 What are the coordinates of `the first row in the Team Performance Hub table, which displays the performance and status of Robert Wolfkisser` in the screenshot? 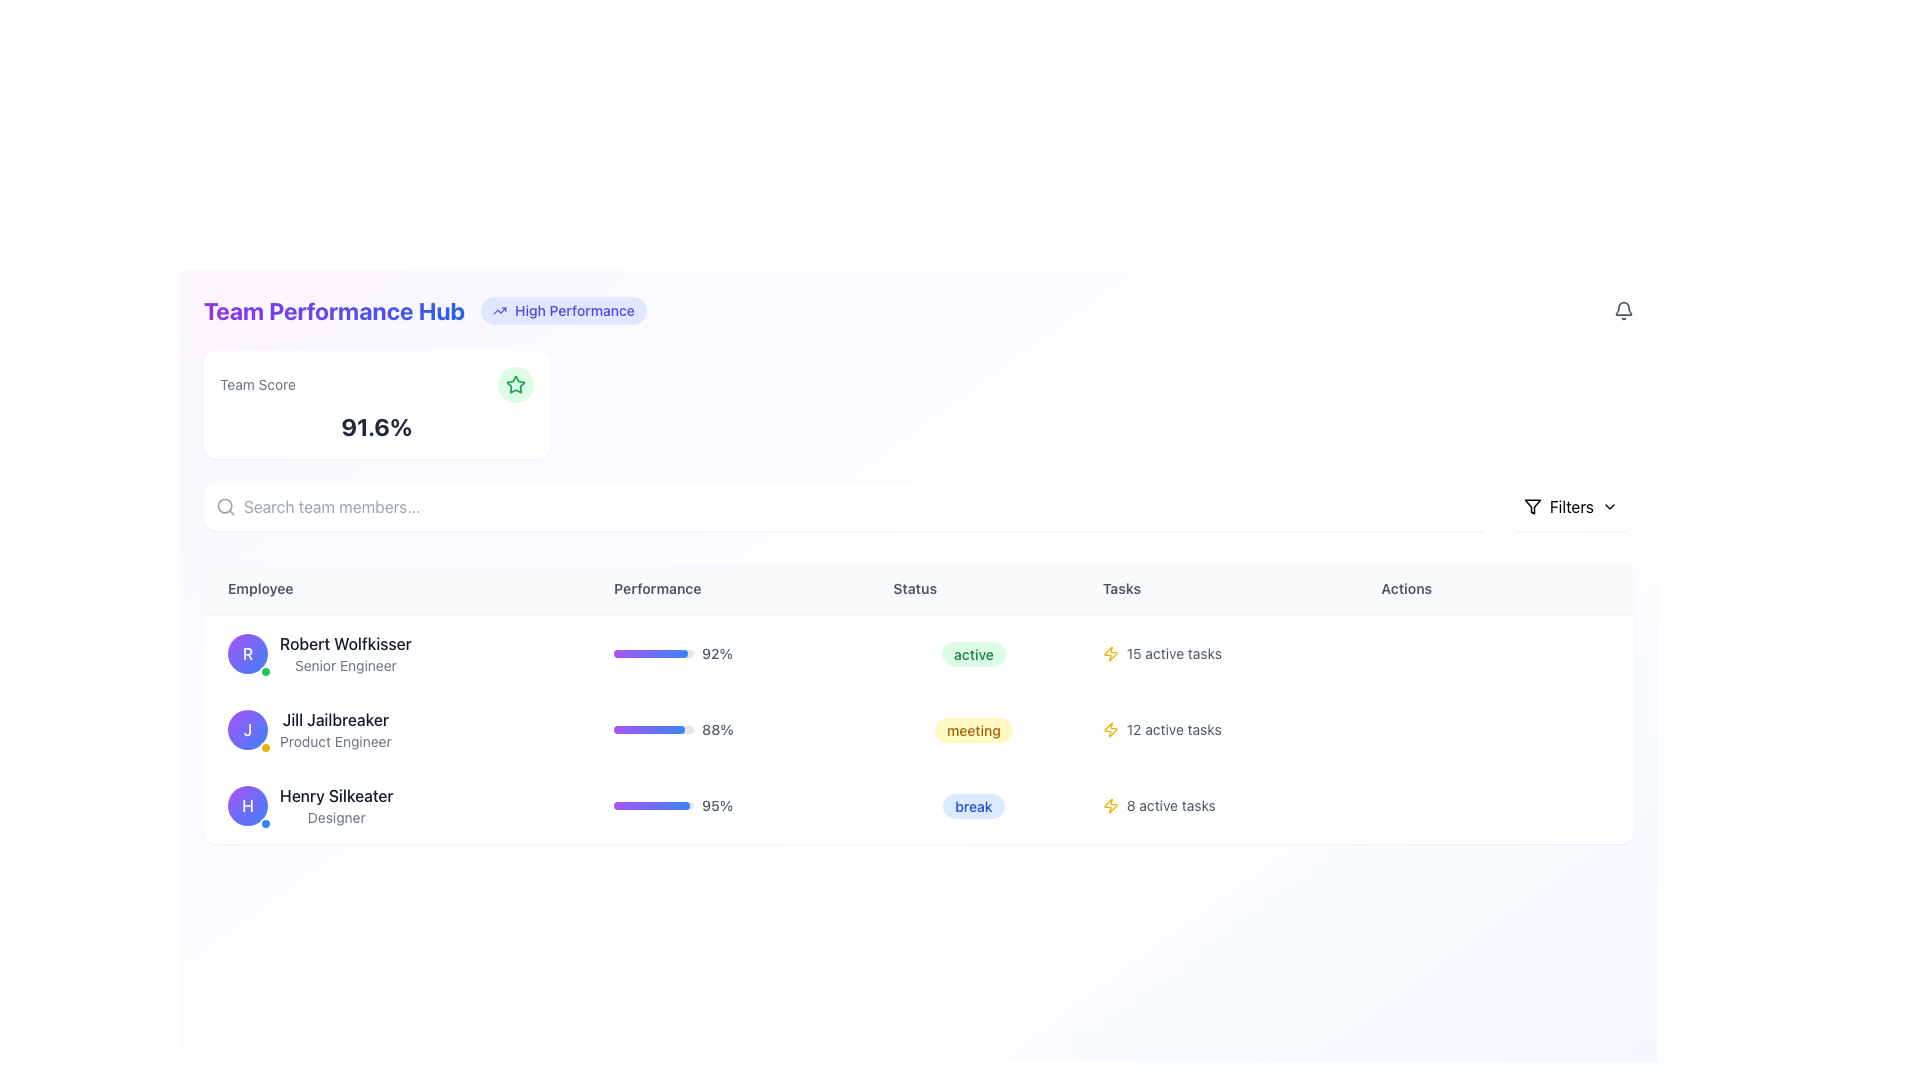 It's located at (917, 653).